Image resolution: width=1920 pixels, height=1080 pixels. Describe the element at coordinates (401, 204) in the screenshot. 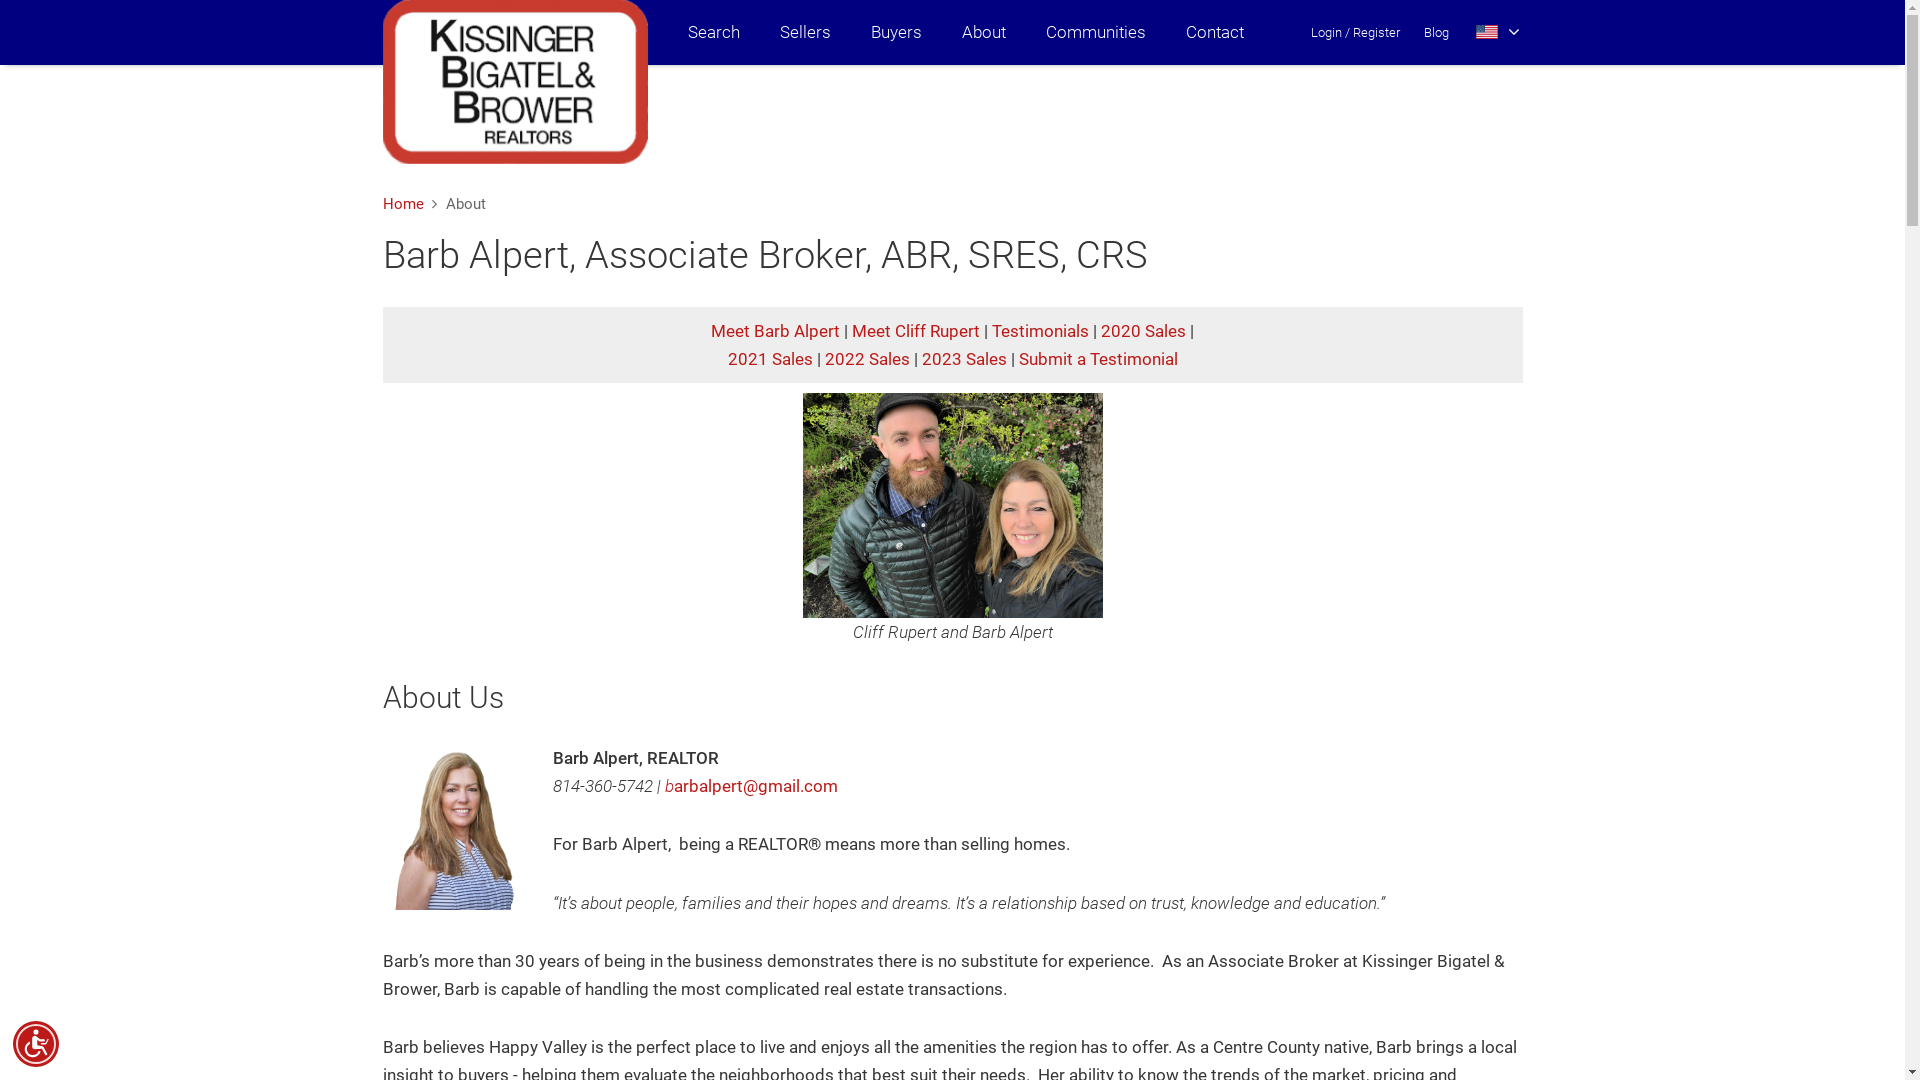

I see `'Home'` at that location.